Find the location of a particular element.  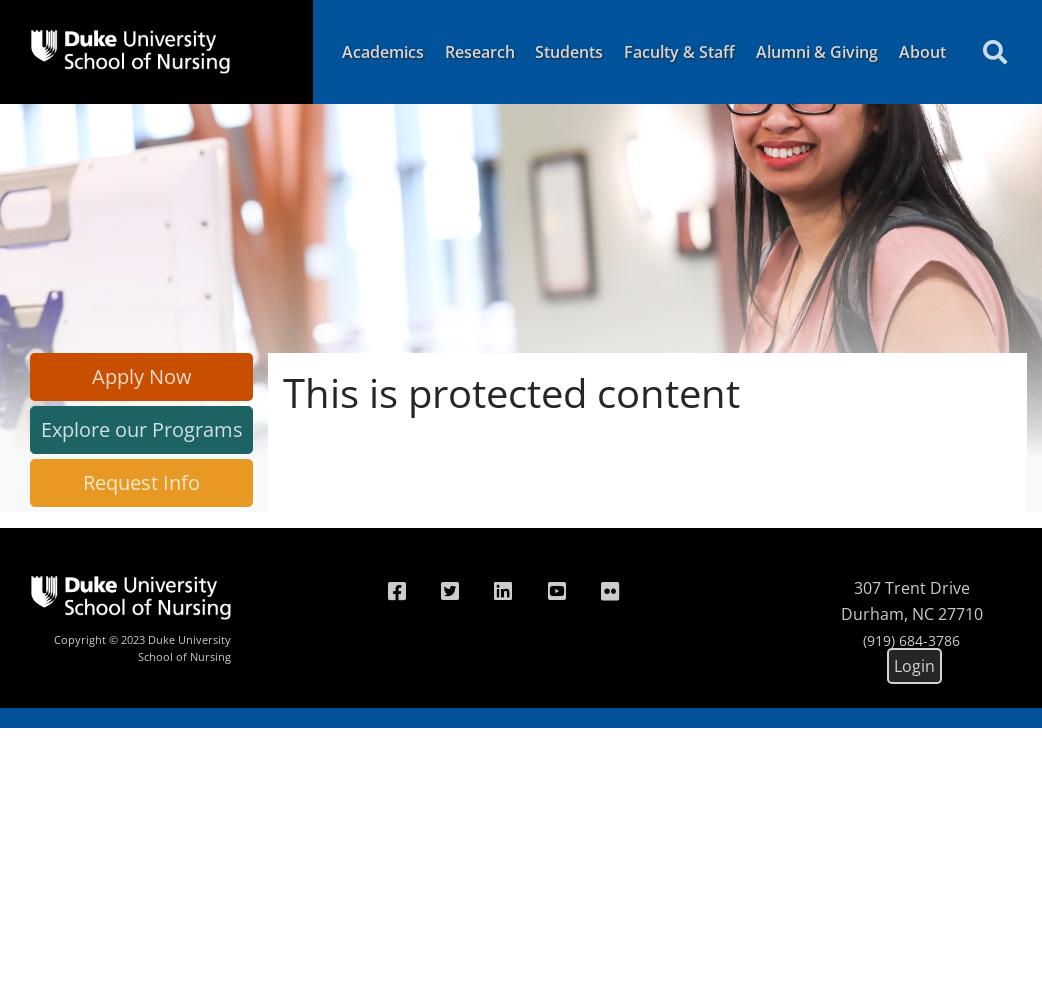

'Request' is located at coordinates (120, 481).